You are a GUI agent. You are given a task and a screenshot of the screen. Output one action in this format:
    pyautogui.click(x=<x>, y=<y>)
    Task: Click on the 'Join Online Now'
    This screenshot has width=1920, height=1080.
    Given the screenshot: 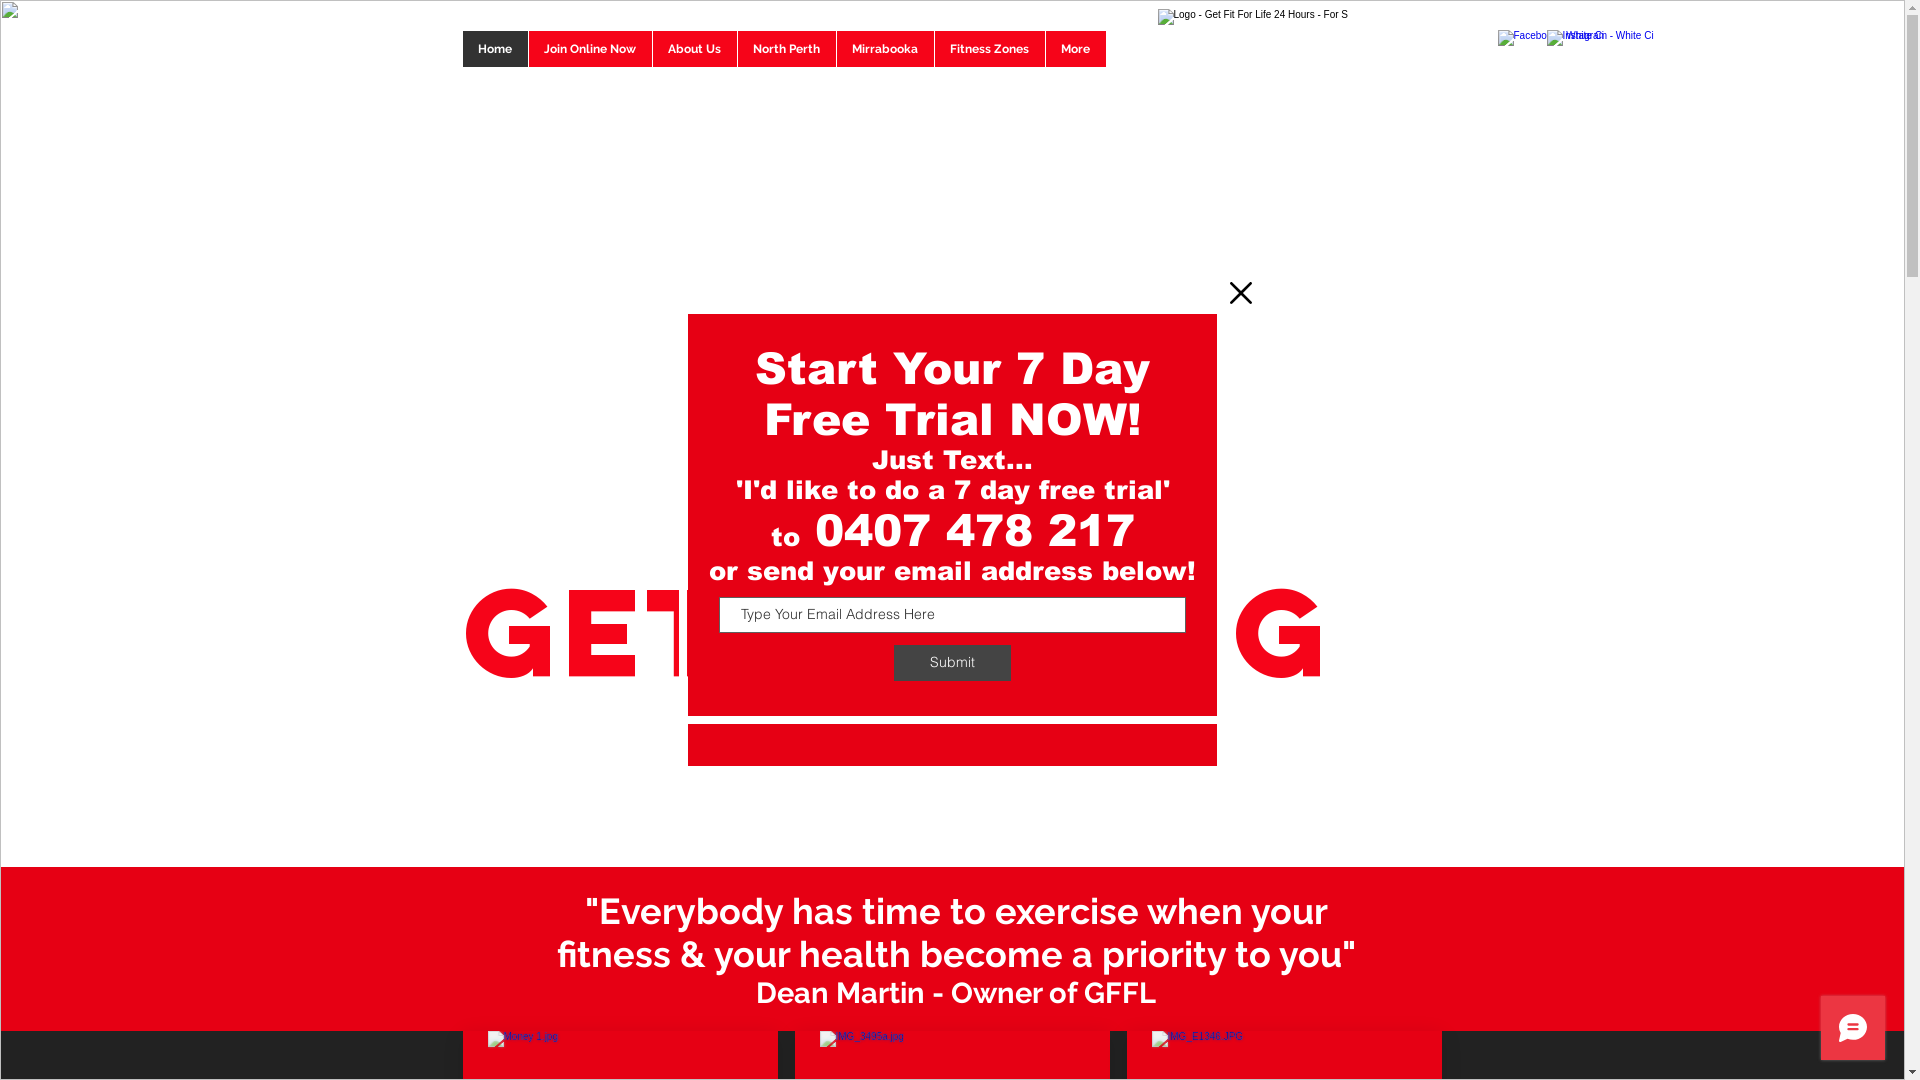 What is the action you would take?
    pyautogui.click(x=589, y=48)
    